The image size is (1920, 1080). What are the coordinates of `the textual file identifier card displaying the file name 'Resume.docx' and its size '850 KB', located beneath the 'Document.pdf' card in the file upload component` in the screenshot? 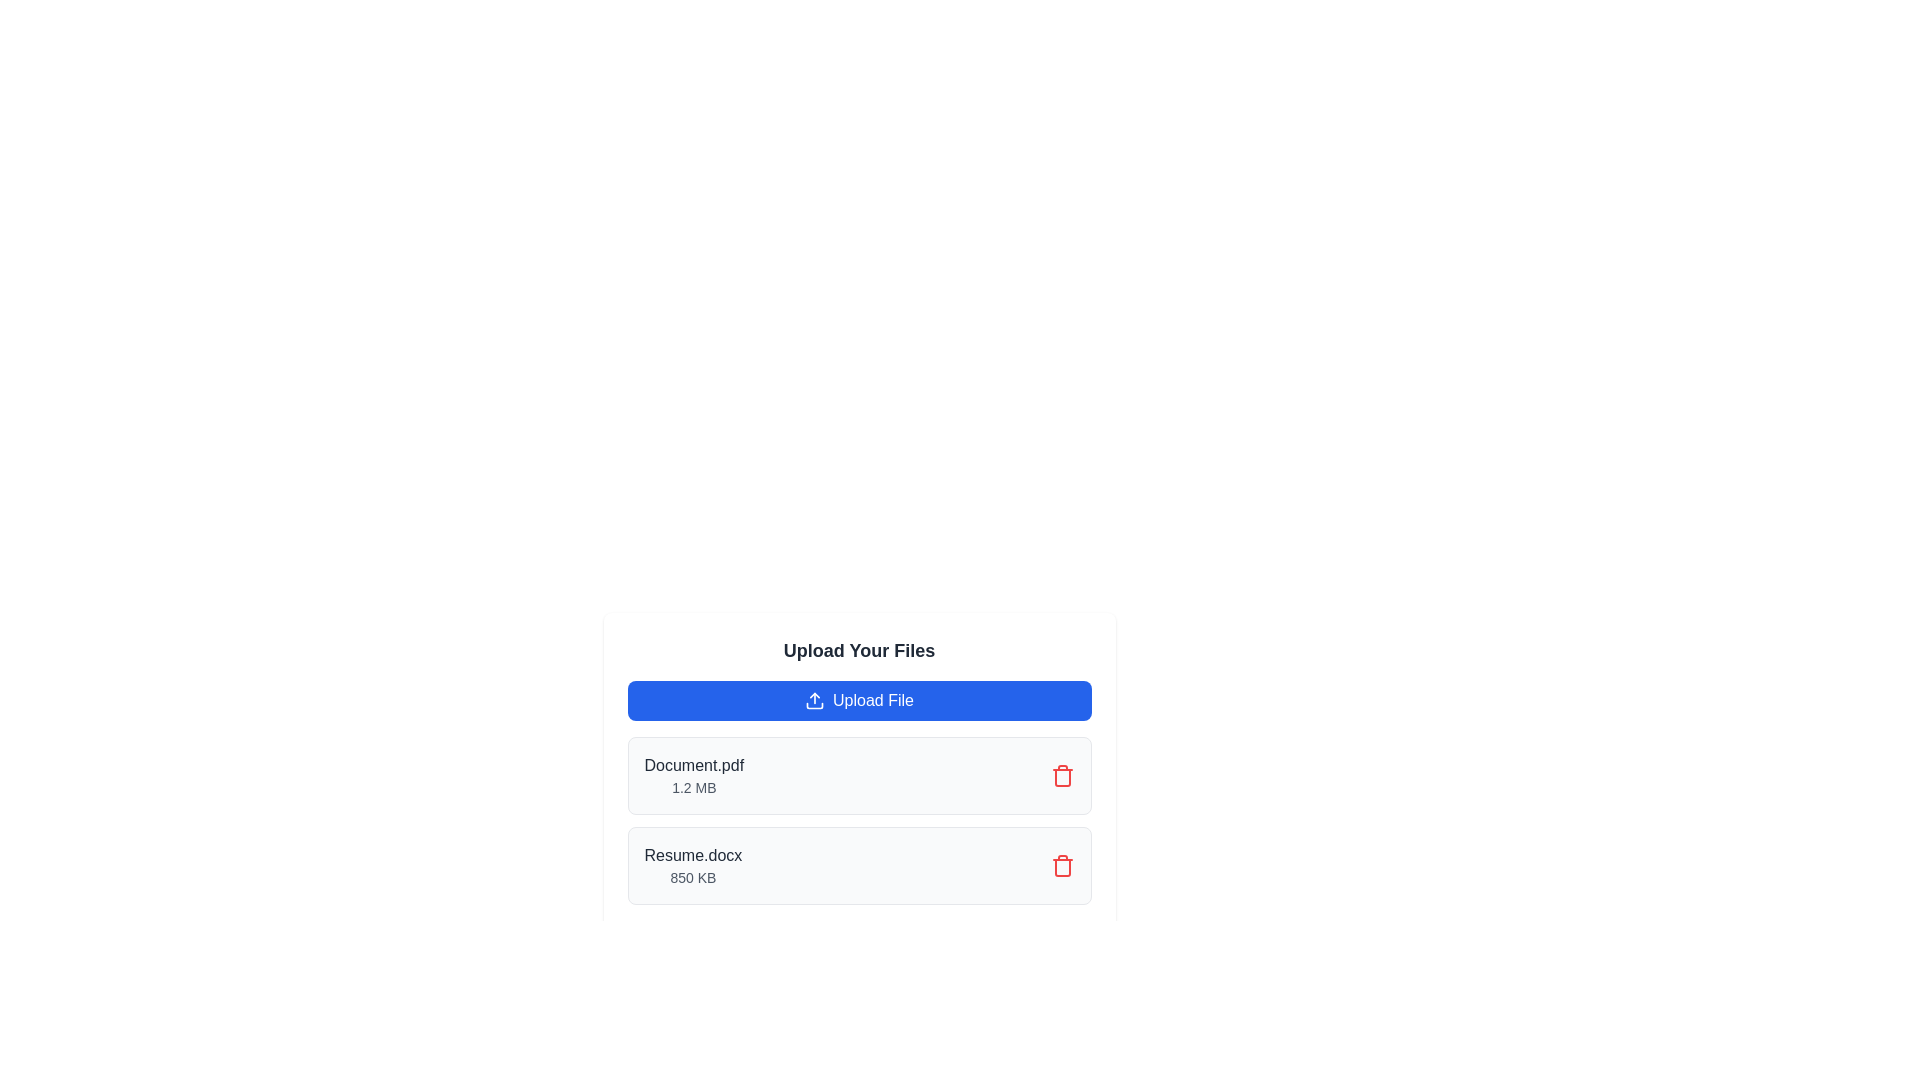 It's located at (693, 865).